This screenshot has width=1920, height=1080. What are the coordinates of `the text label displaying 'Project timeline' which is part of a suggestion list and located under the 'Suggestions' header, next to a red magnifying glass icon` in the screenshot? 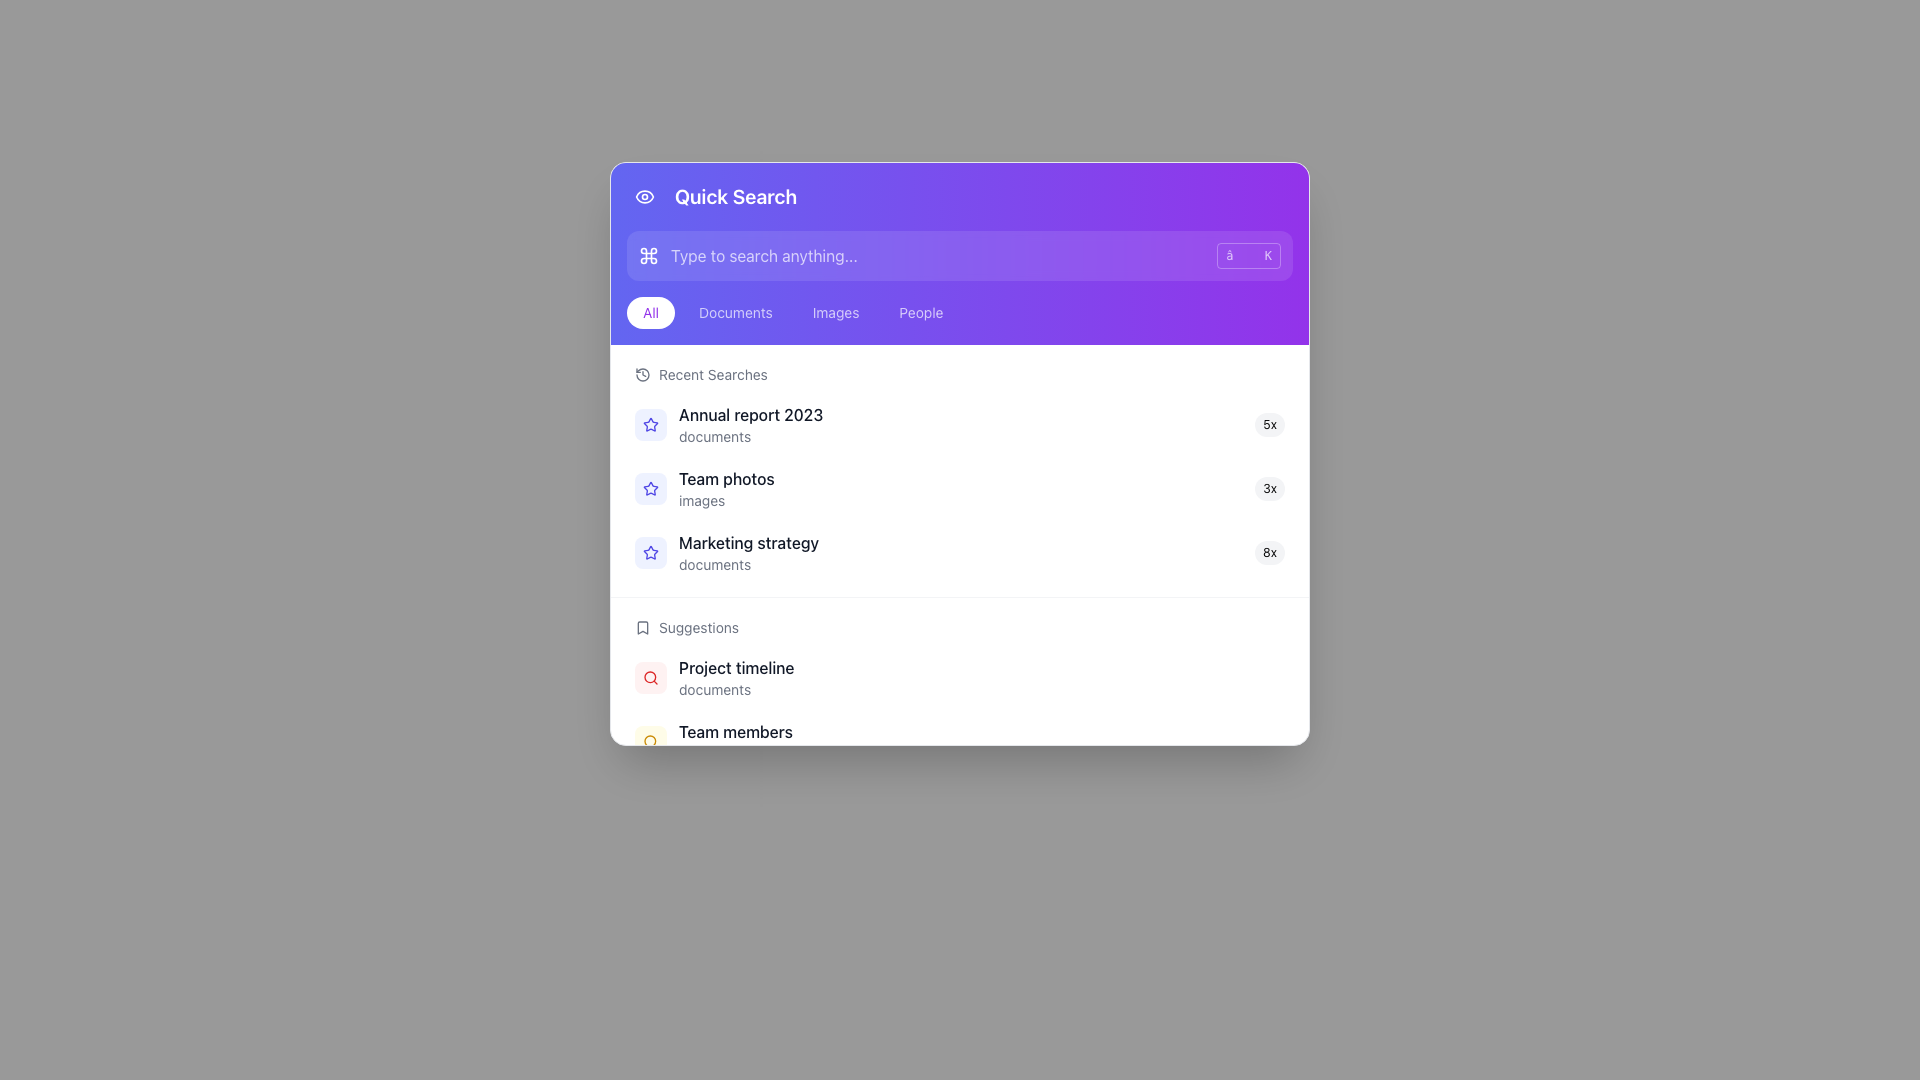 It's located at (968, 667).